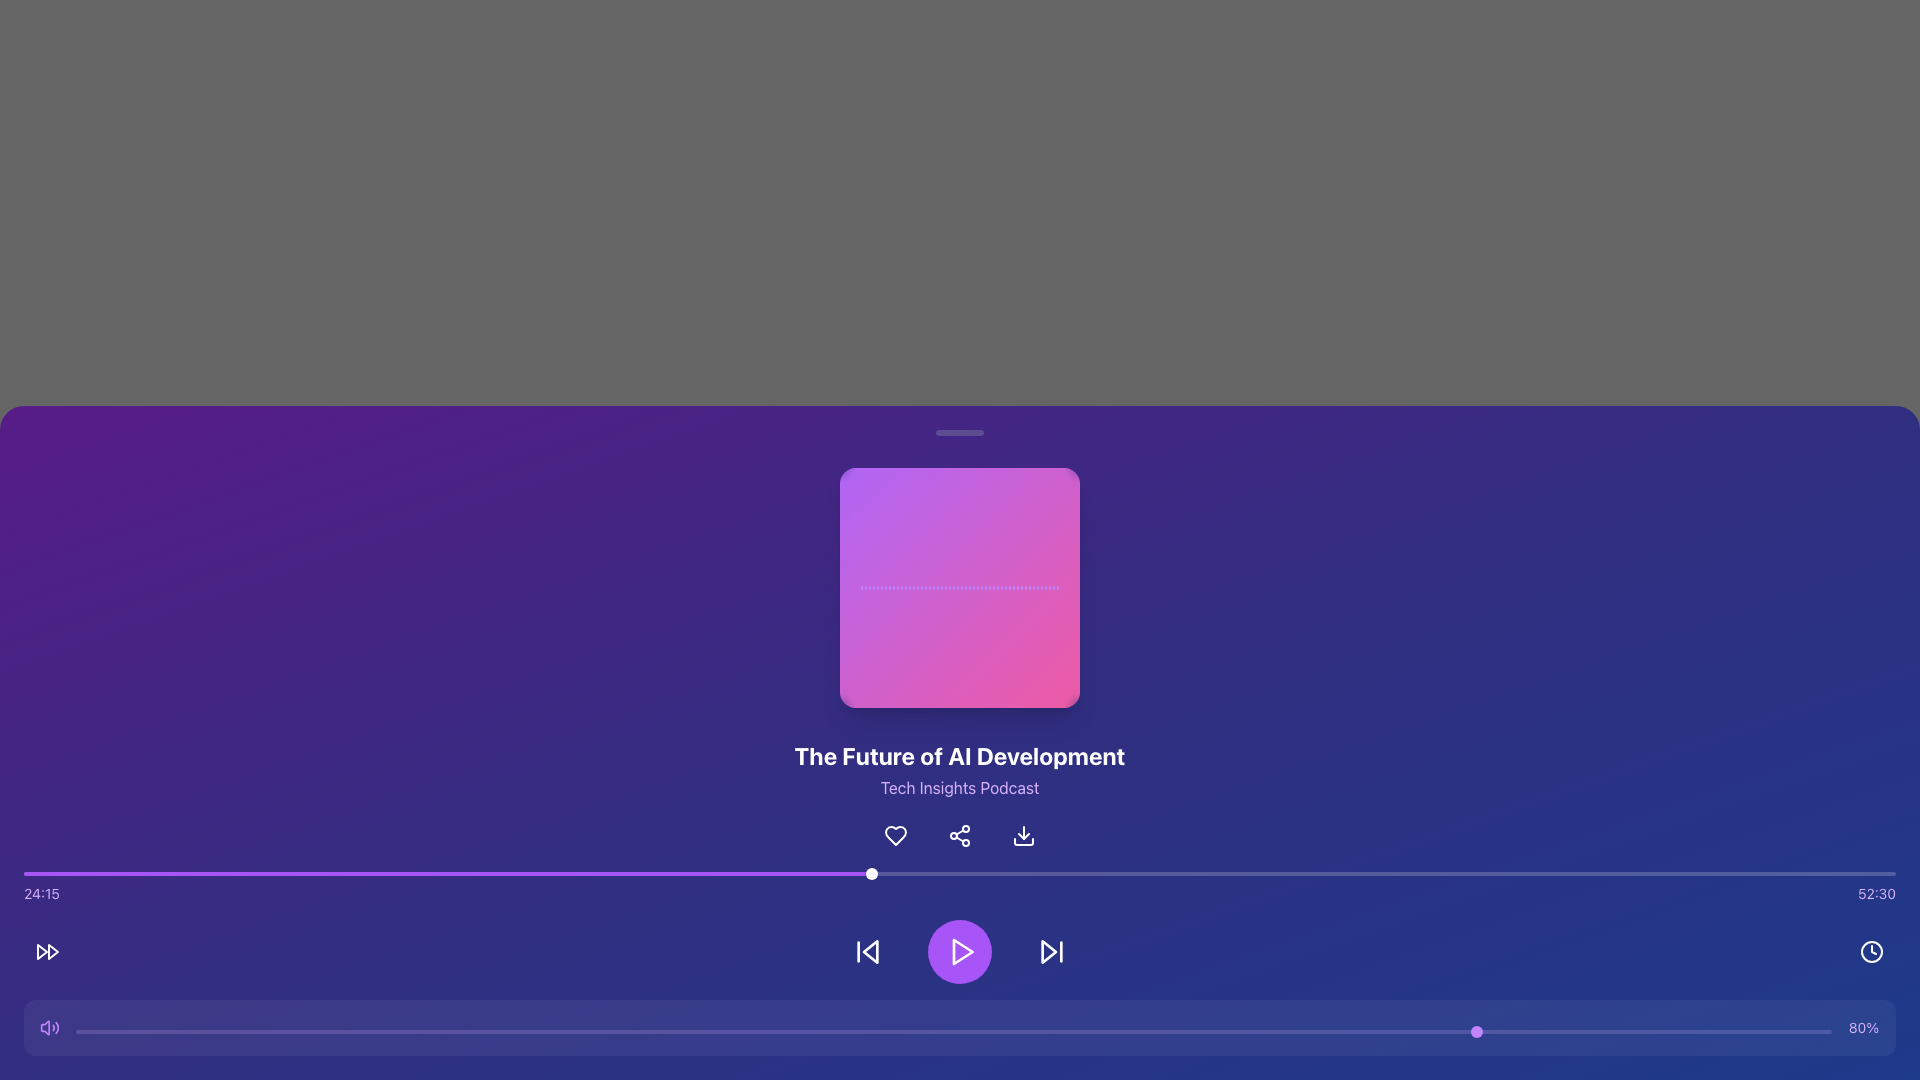 The height and width of the screenshot is (1080, 1920). What do you see at coordinates (960, 886) in the screenshot?
I see `the progress bar located centrally below the title 'The Future of AI Development' to adjust the playback position` at bounding box center [960, 886].